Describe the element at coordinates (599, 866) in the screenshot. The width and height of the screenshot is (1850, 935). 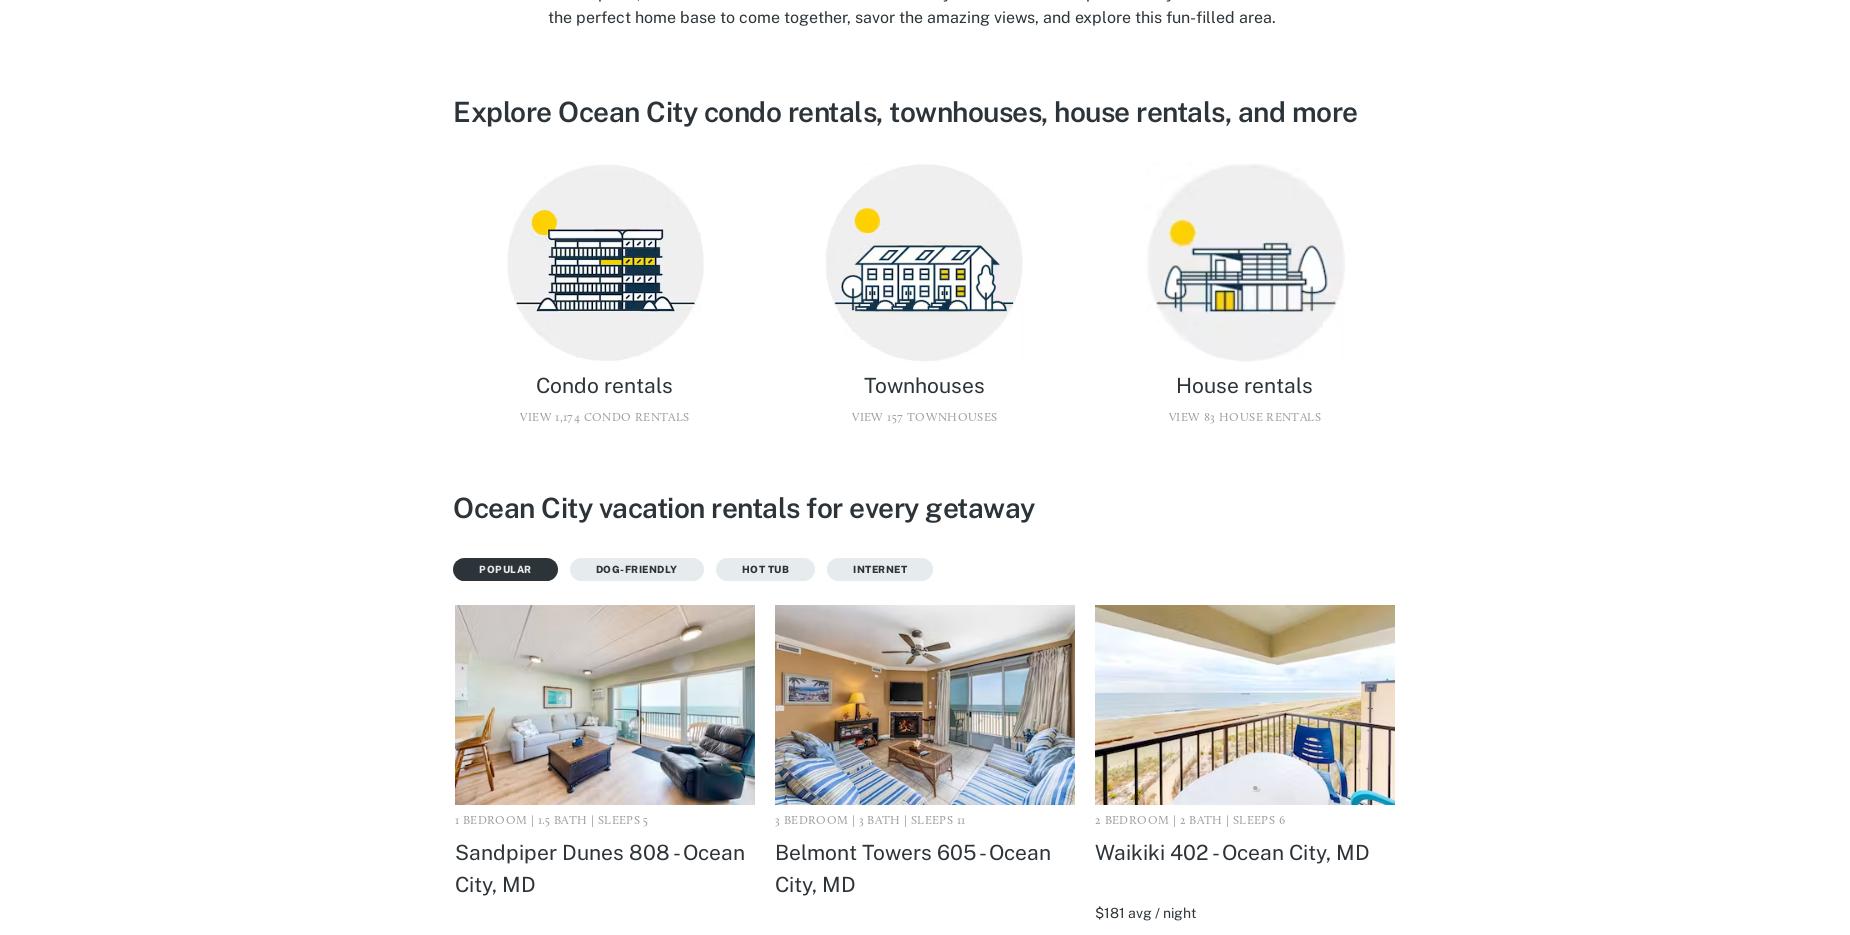
I see `'Sandpiper Dunes 808 - Ocean City, MD'` at that location.